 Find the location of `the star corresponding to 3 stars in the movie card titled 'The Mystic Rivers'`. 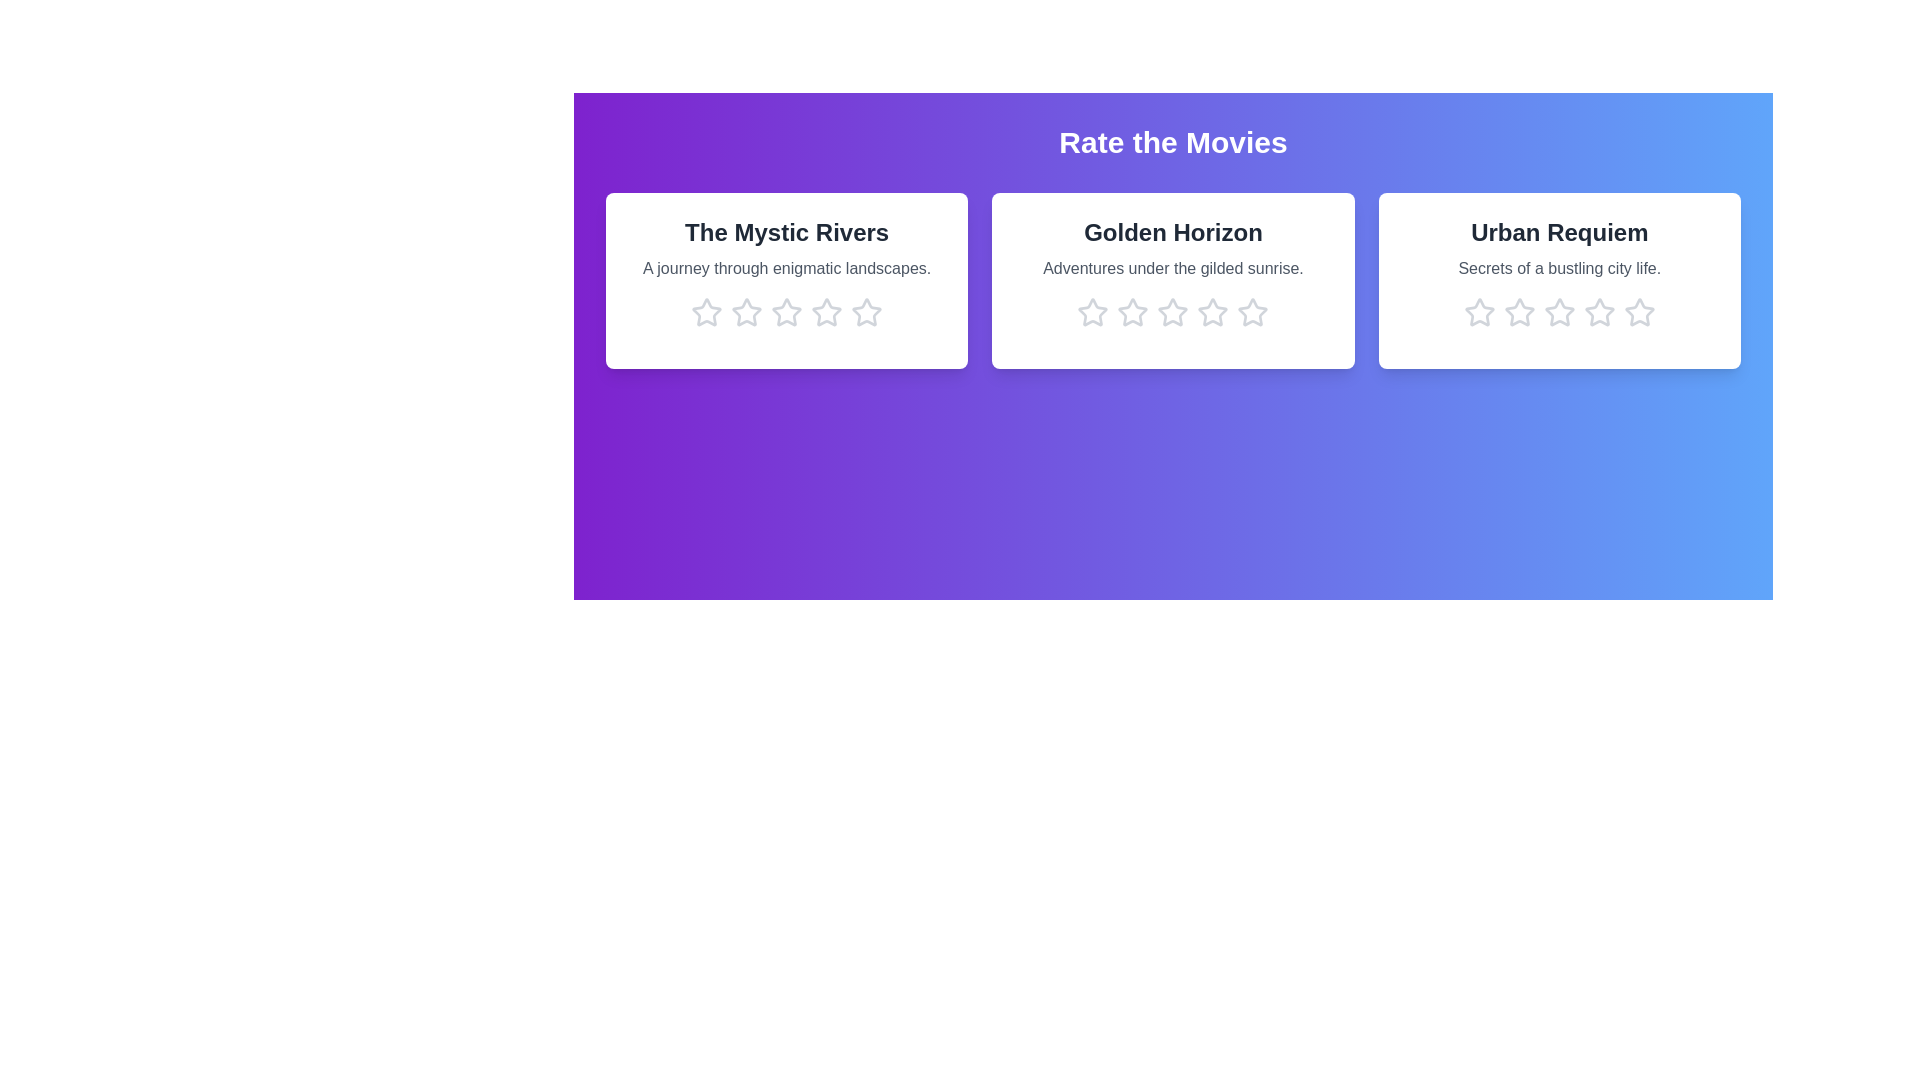

the star corresponding to 3 stars in the movie card titled 'The Mystic Rivers' is located at coordinates (786, 312).